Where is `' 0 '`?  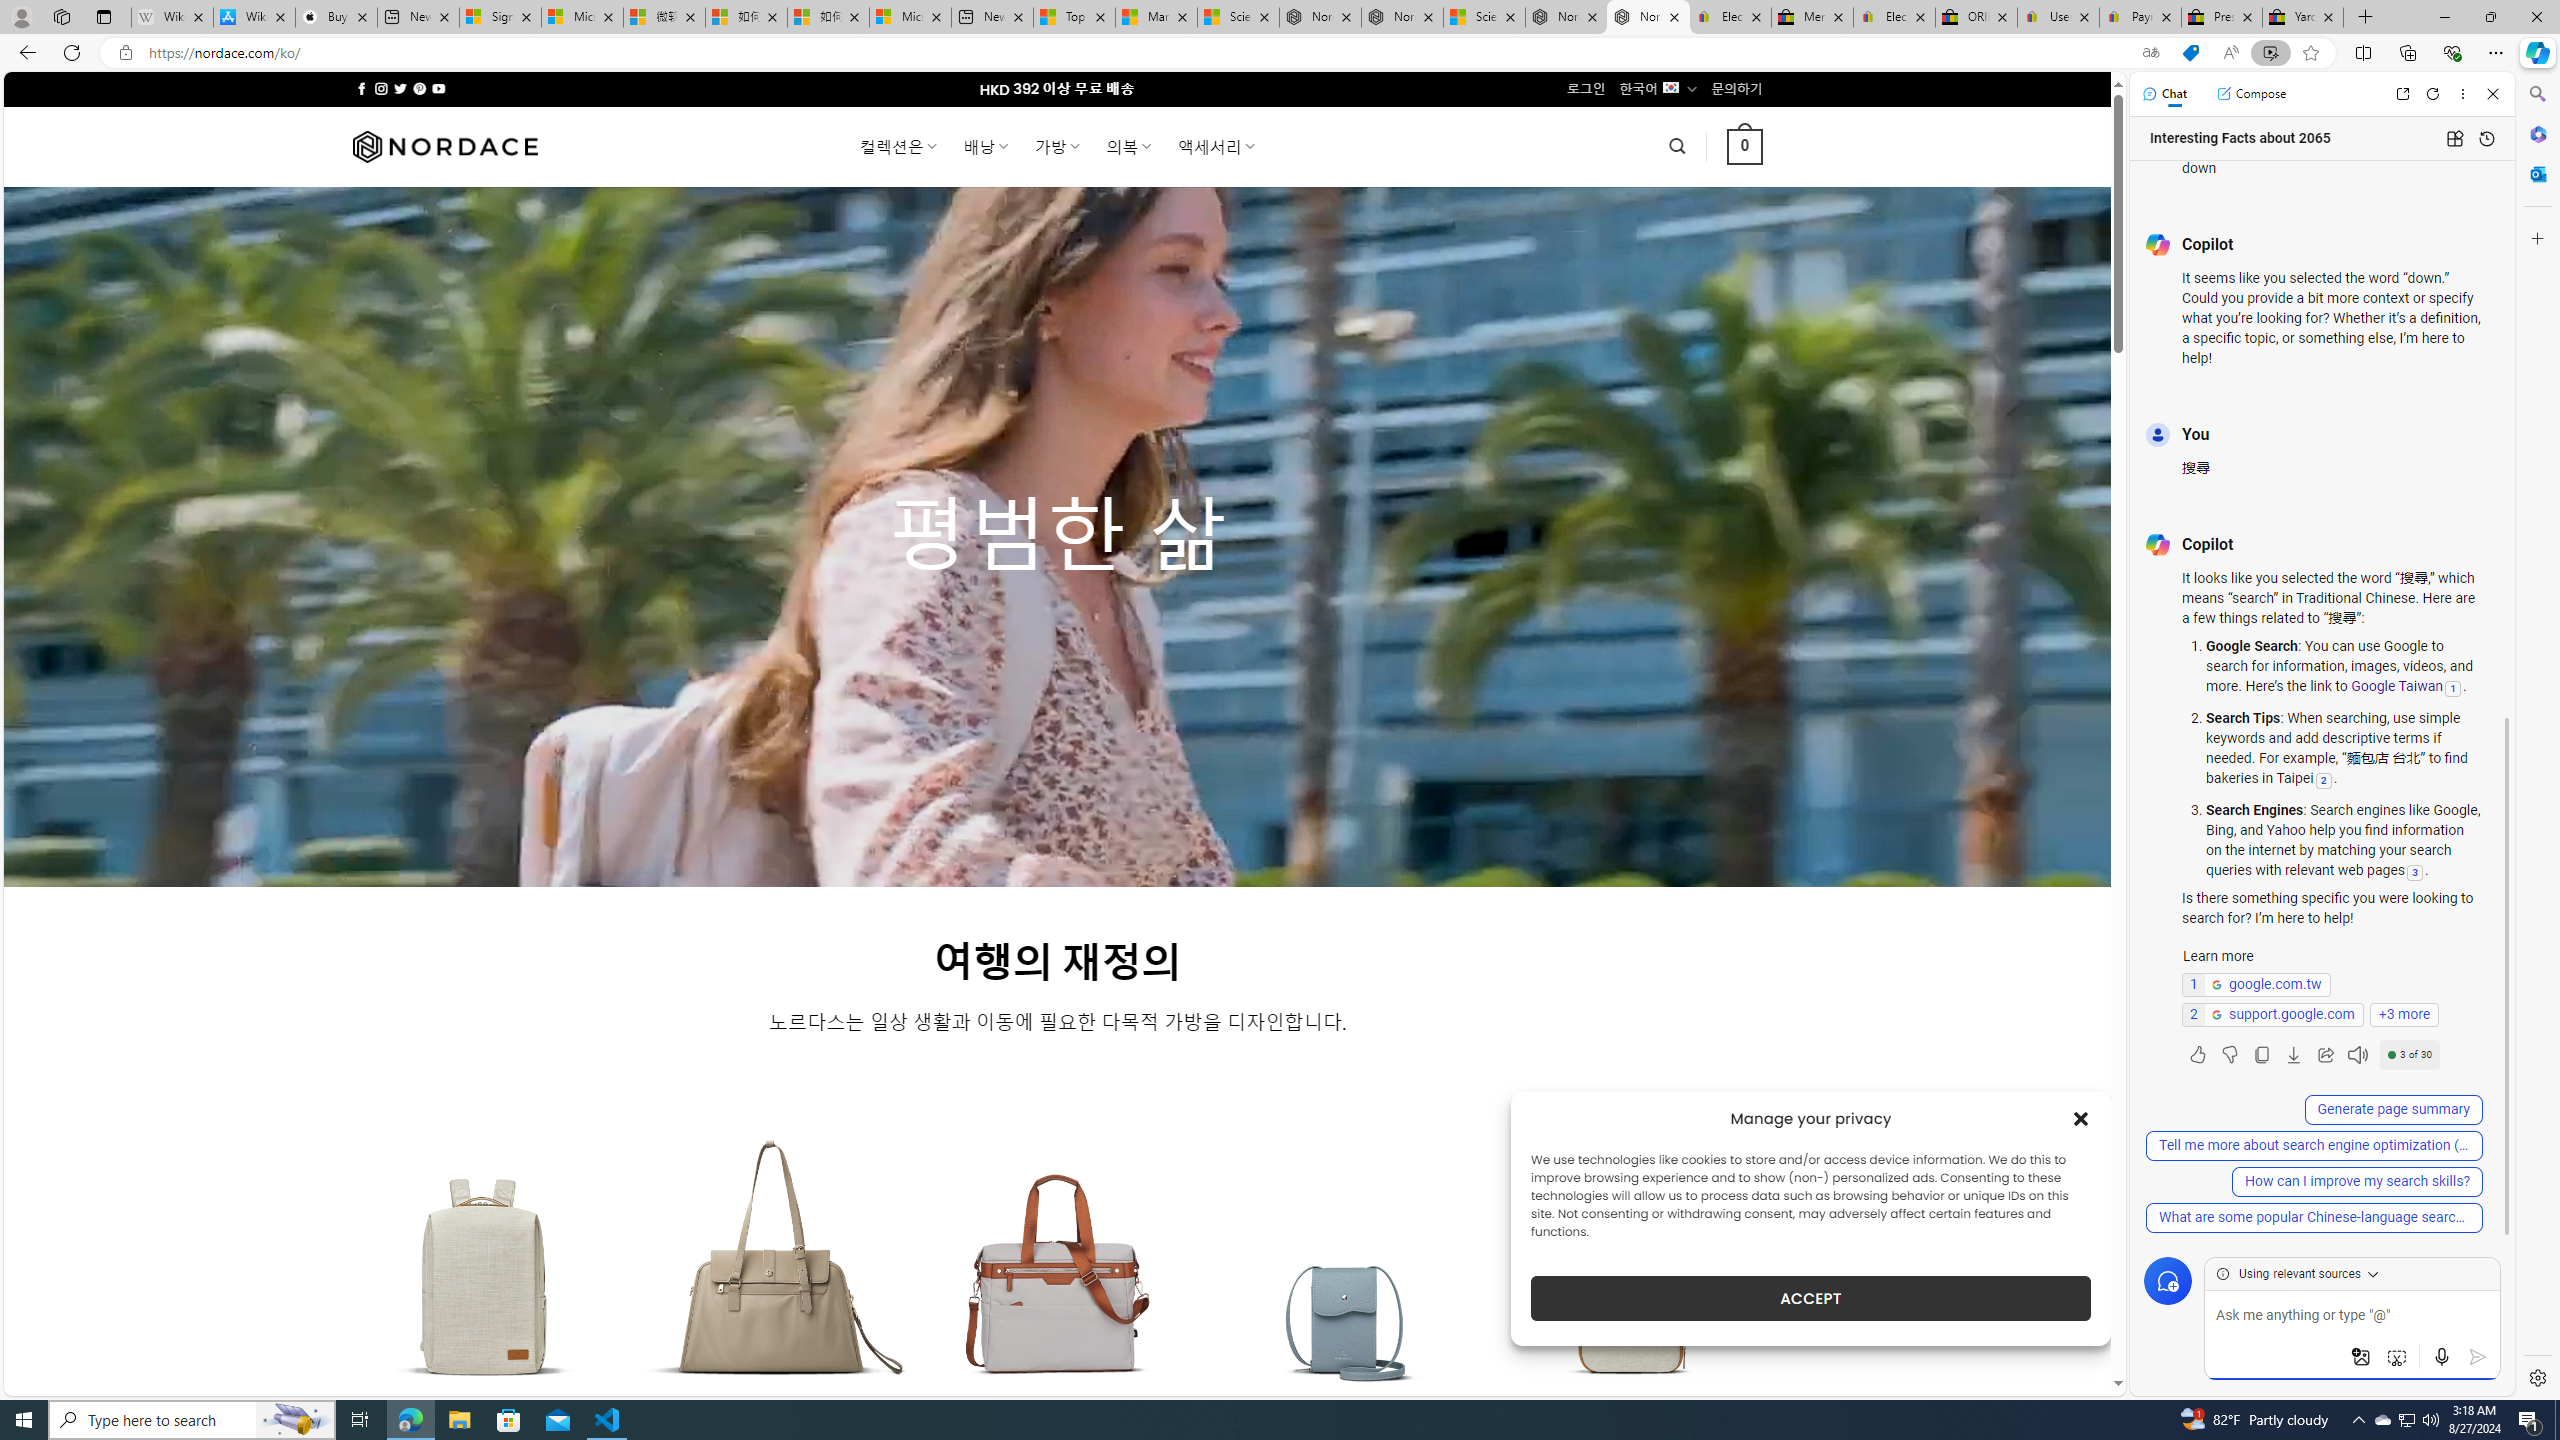 ' 0 ' is located at coordinates (1744, 145).